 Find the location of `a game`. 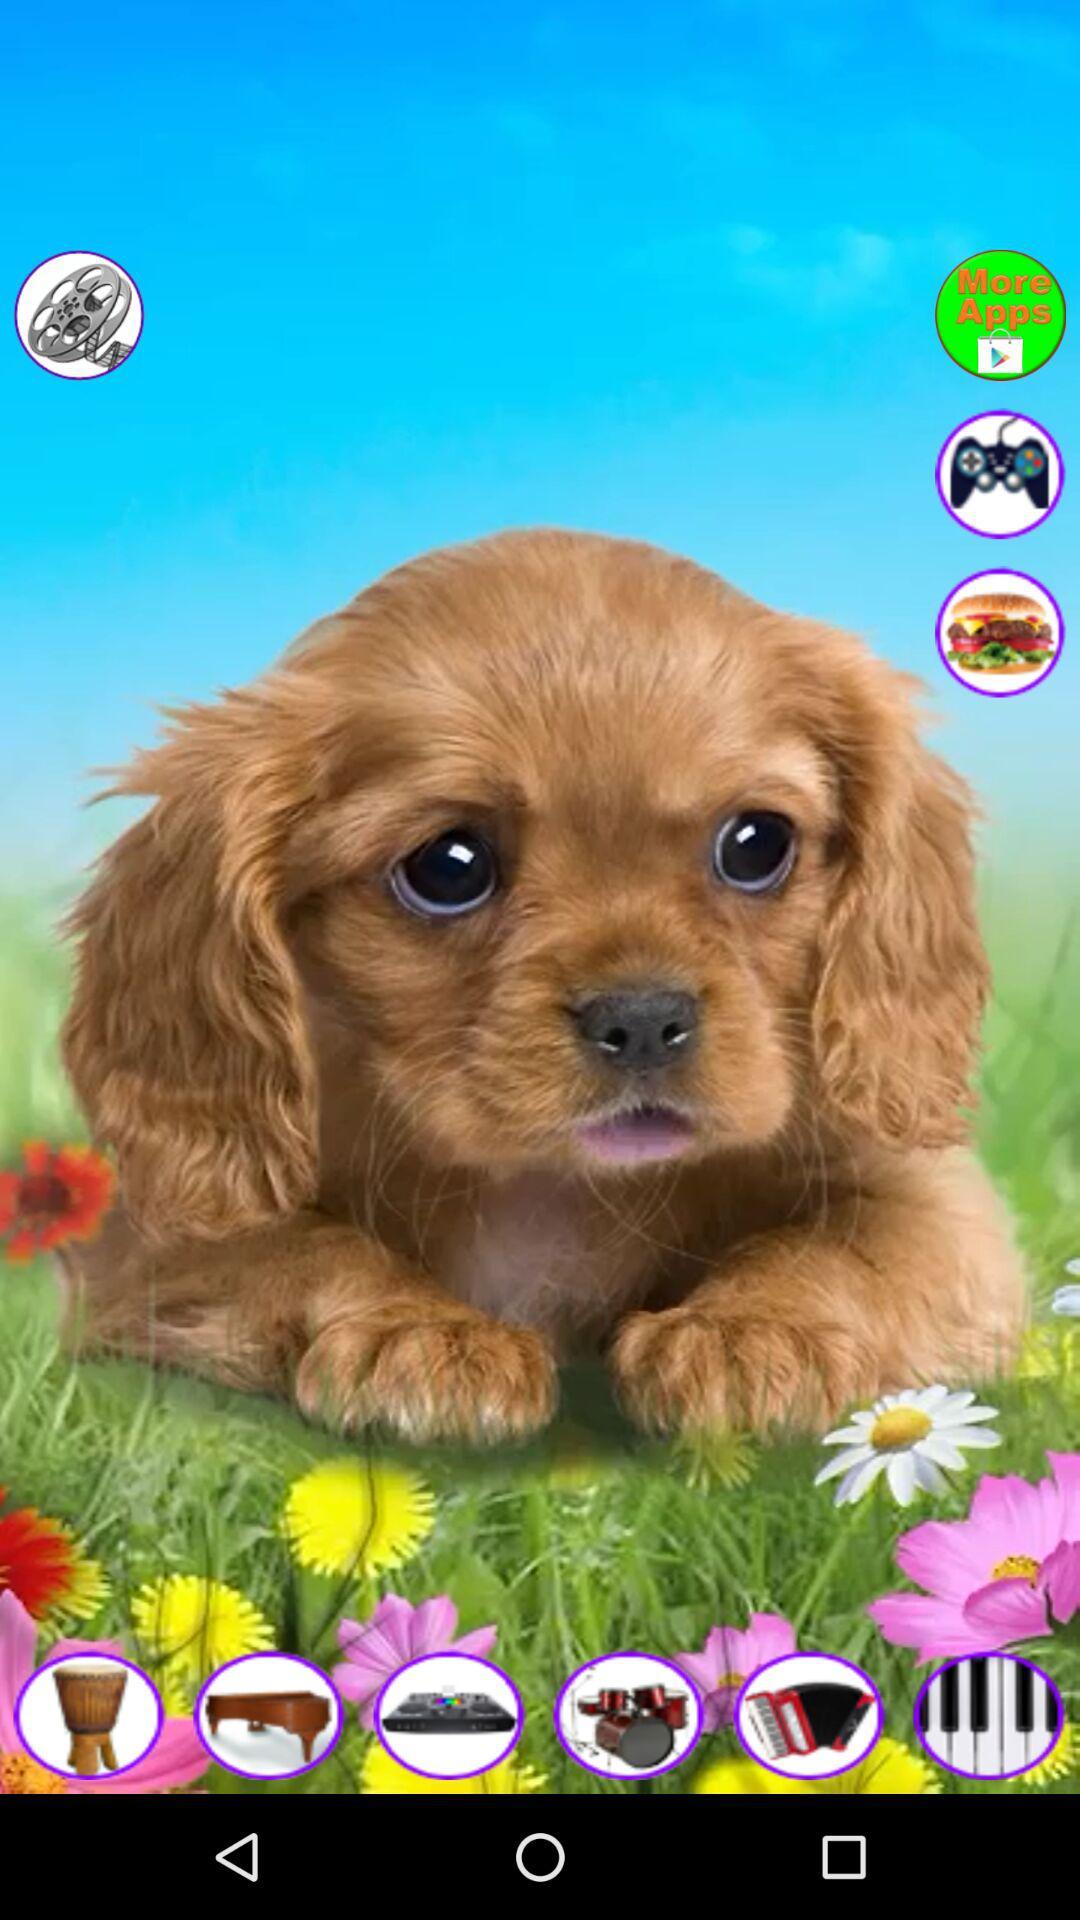

a game is located at coordinates (88, 1713).